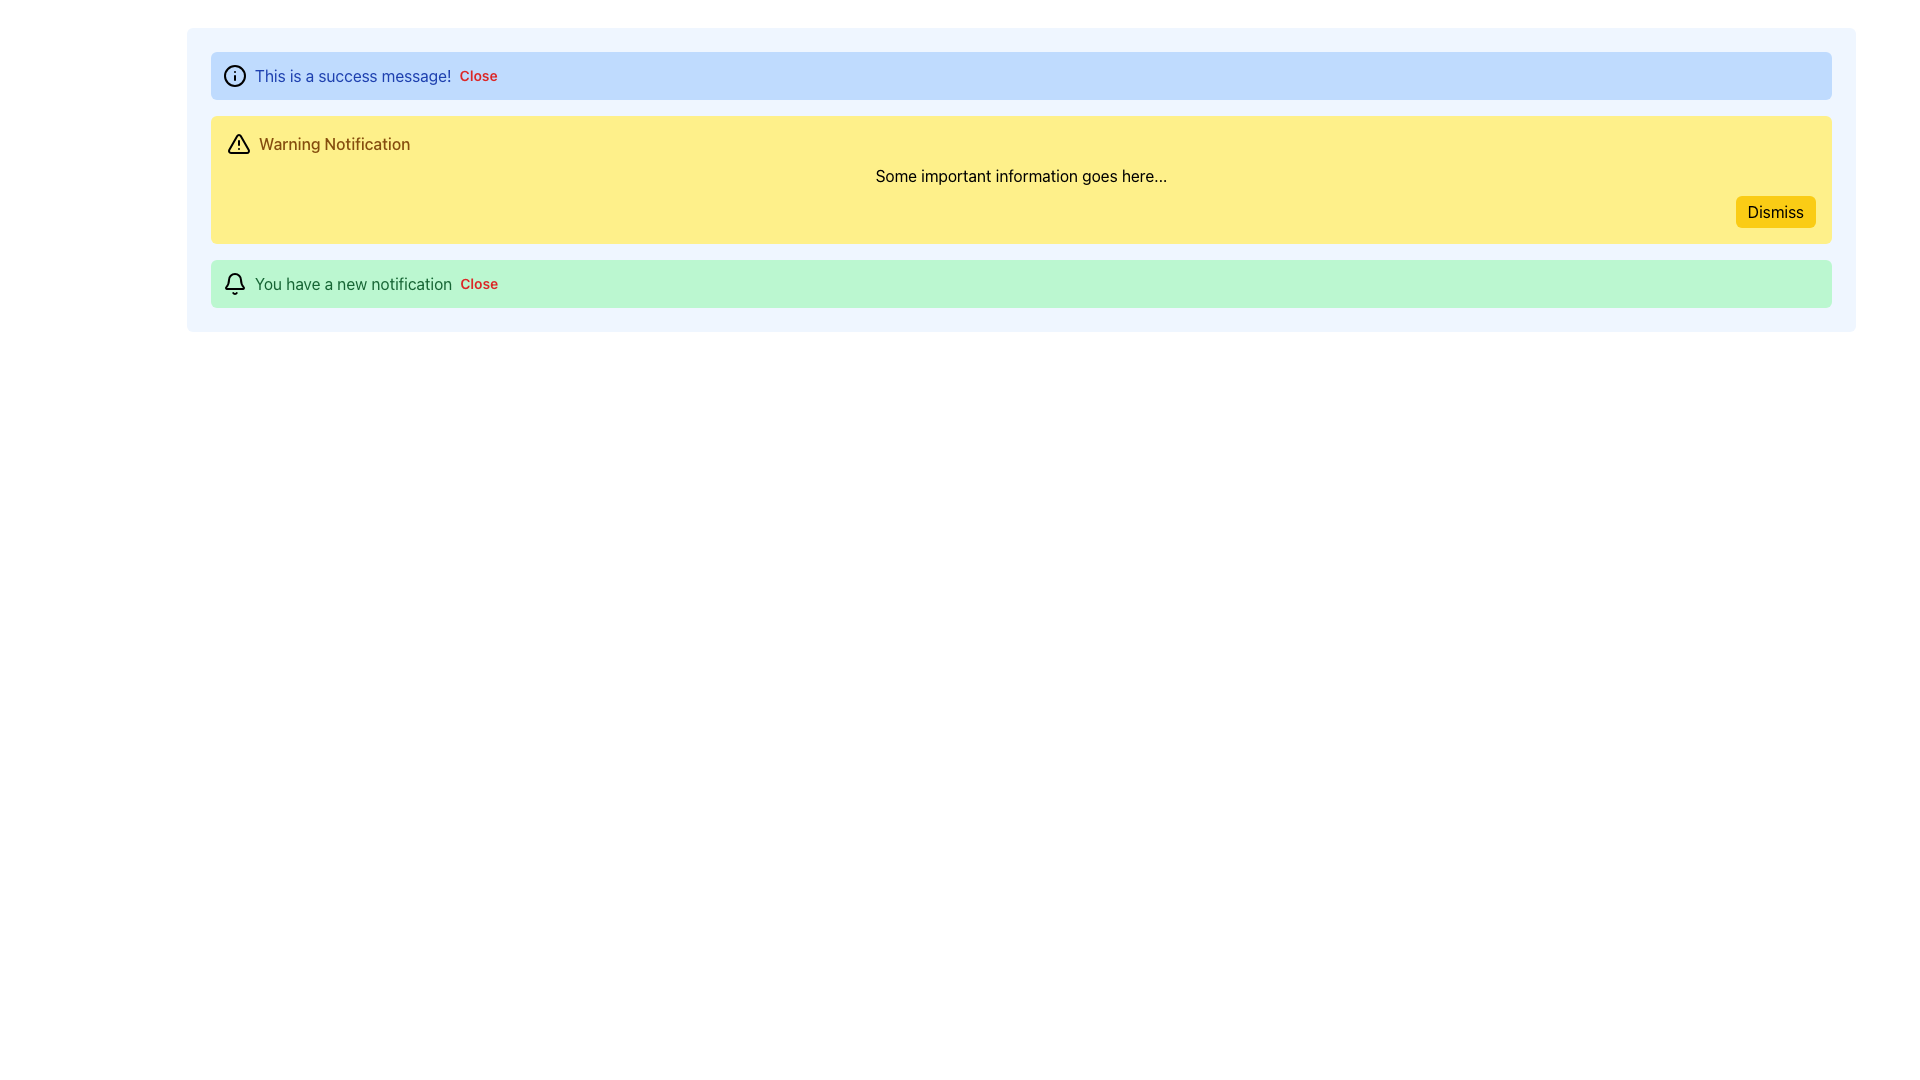 The image size is (1920, 1080). I want to click on the design of the information icon located to the left of the text 'This is a success message!' in the notification bar, so click(235, 75).